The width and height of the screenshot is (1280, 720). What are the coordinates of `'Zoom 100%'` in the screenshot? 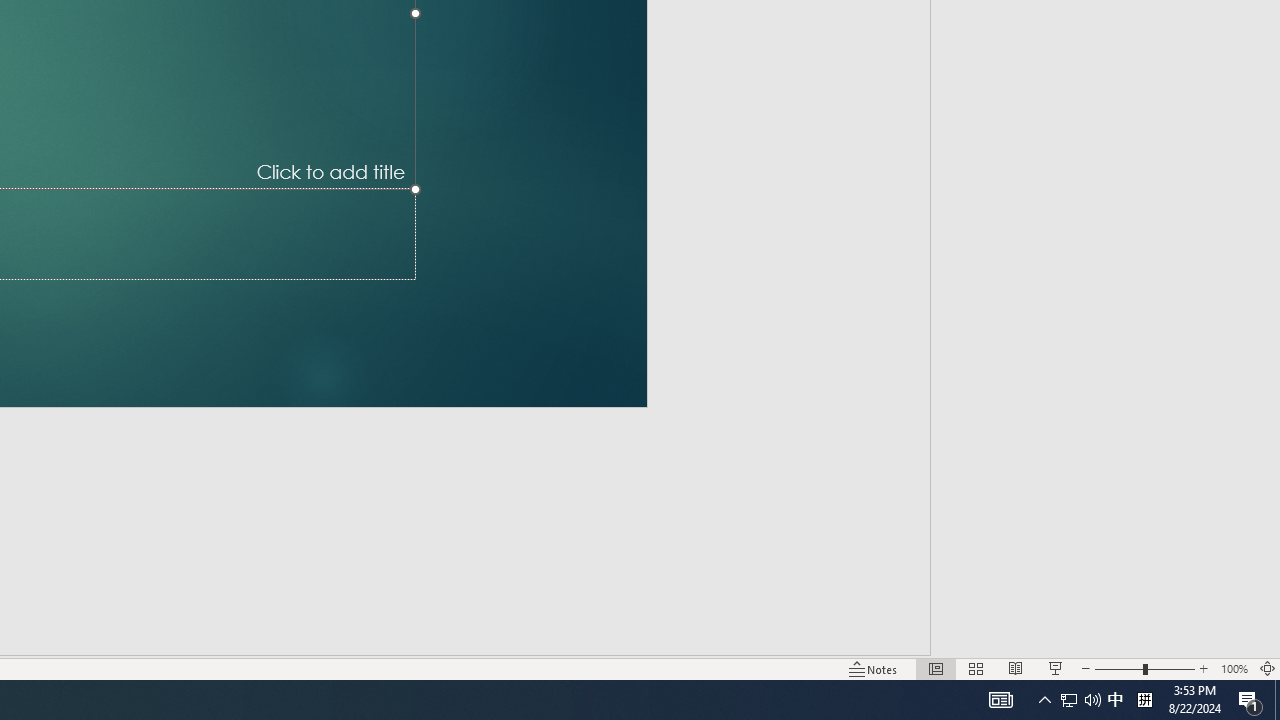 It's located at (1233, 669).